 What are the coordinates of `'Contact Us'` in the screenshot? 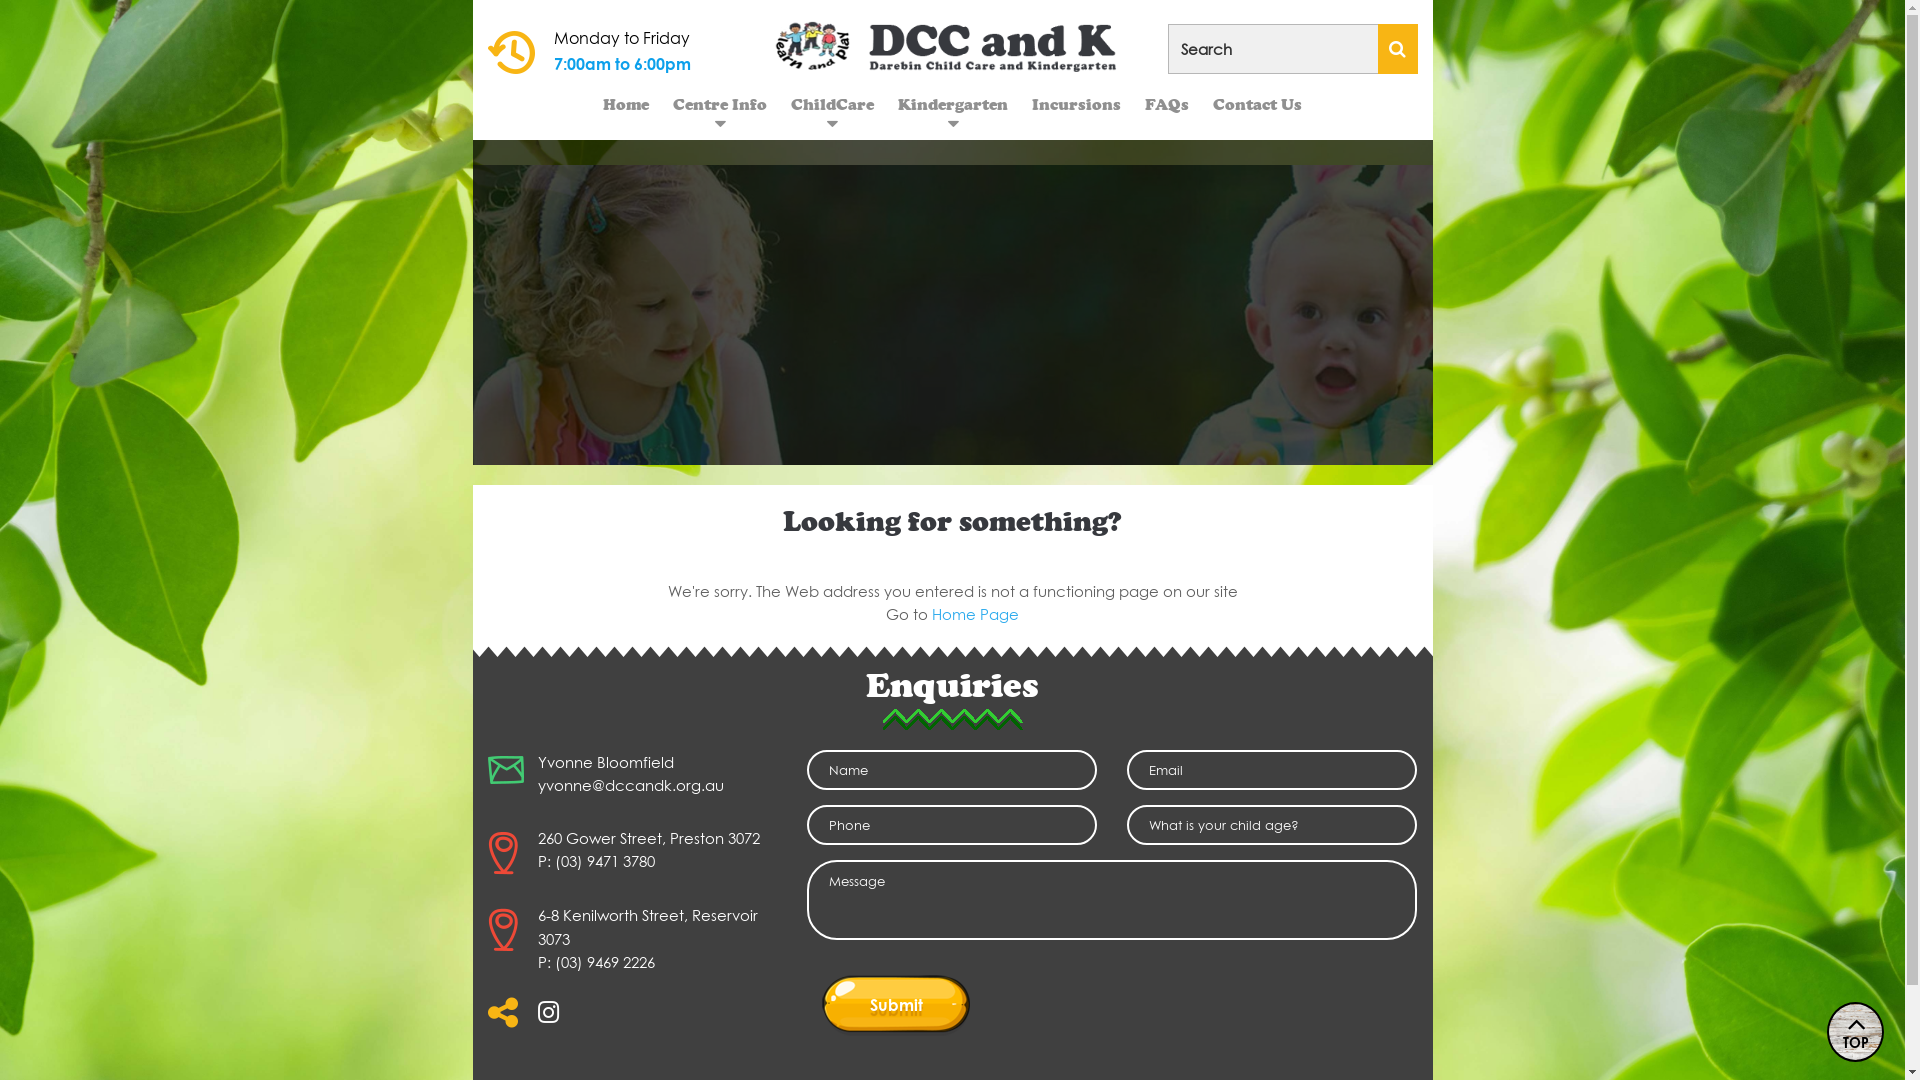 It's located at (1200, 104).